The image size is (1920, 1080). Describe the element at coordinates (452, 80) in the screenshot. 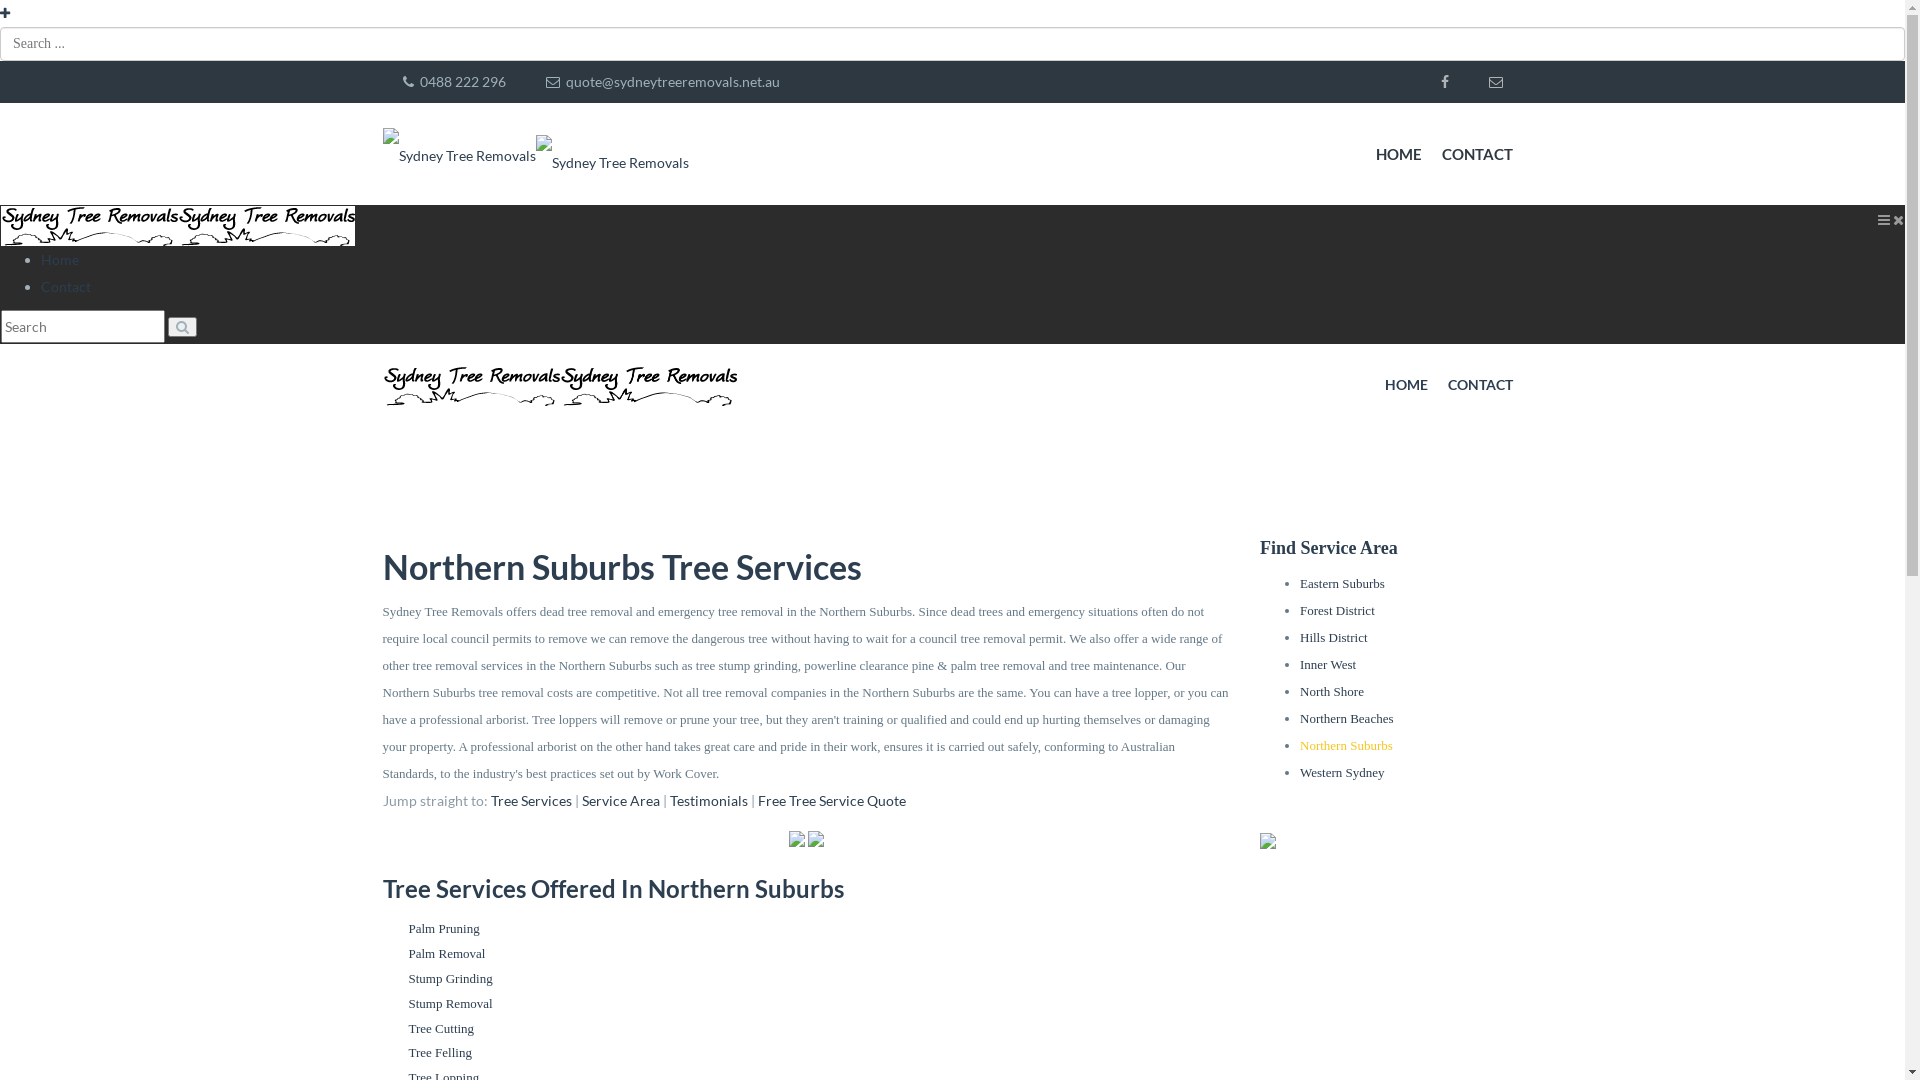

I see `'  0488 222 296'` at that location.